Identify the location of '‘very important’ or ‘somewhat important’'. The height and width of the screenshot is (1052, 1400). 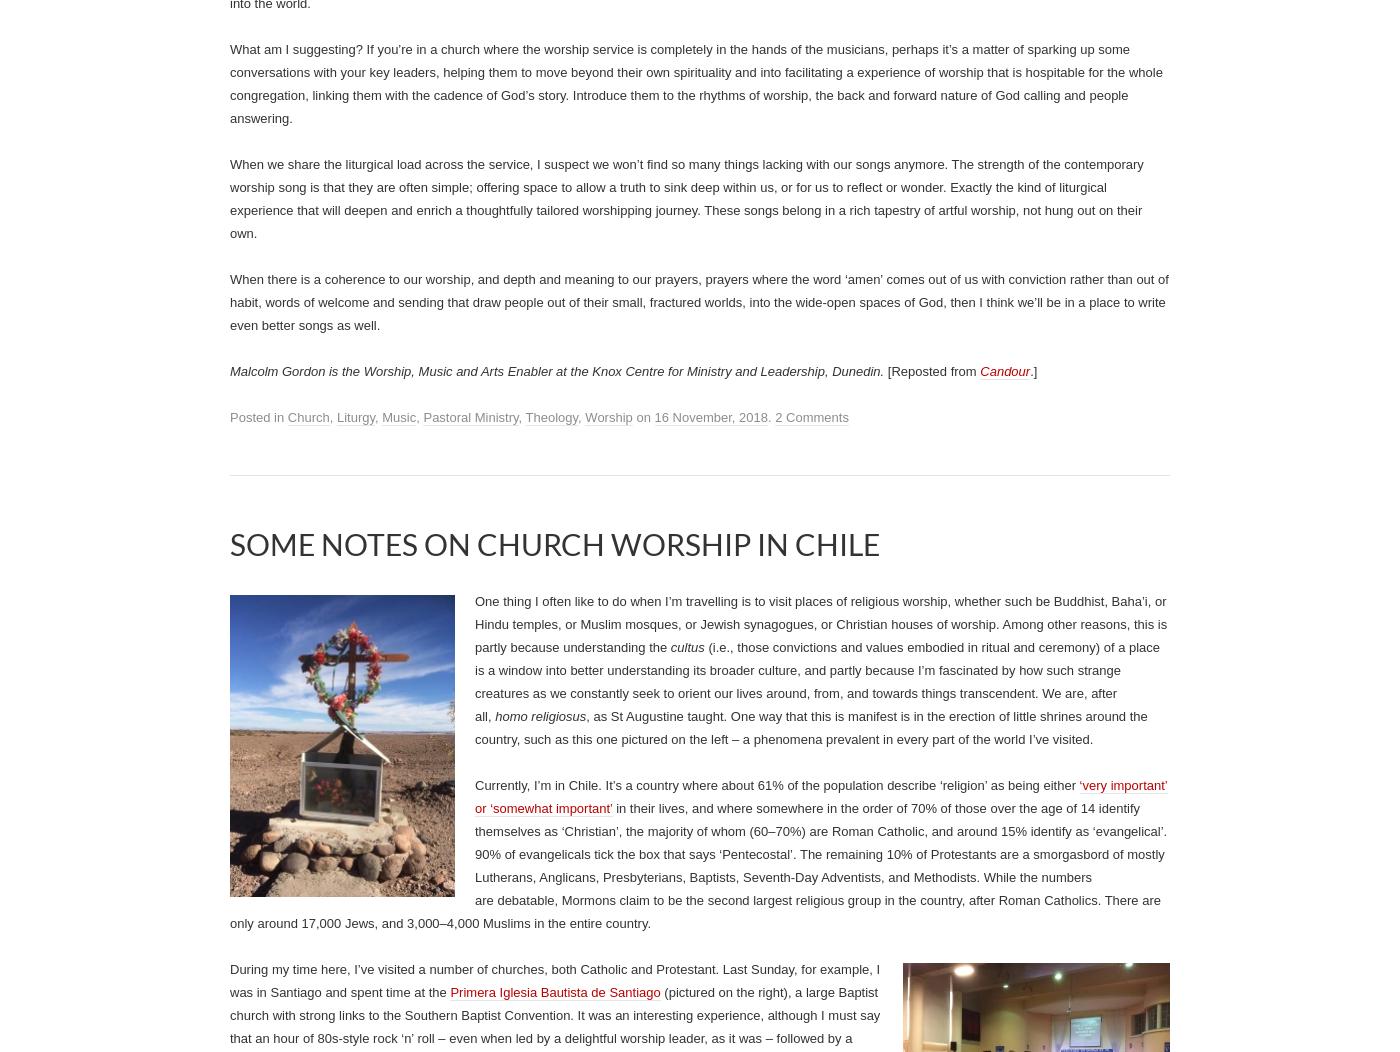
(475, 796).